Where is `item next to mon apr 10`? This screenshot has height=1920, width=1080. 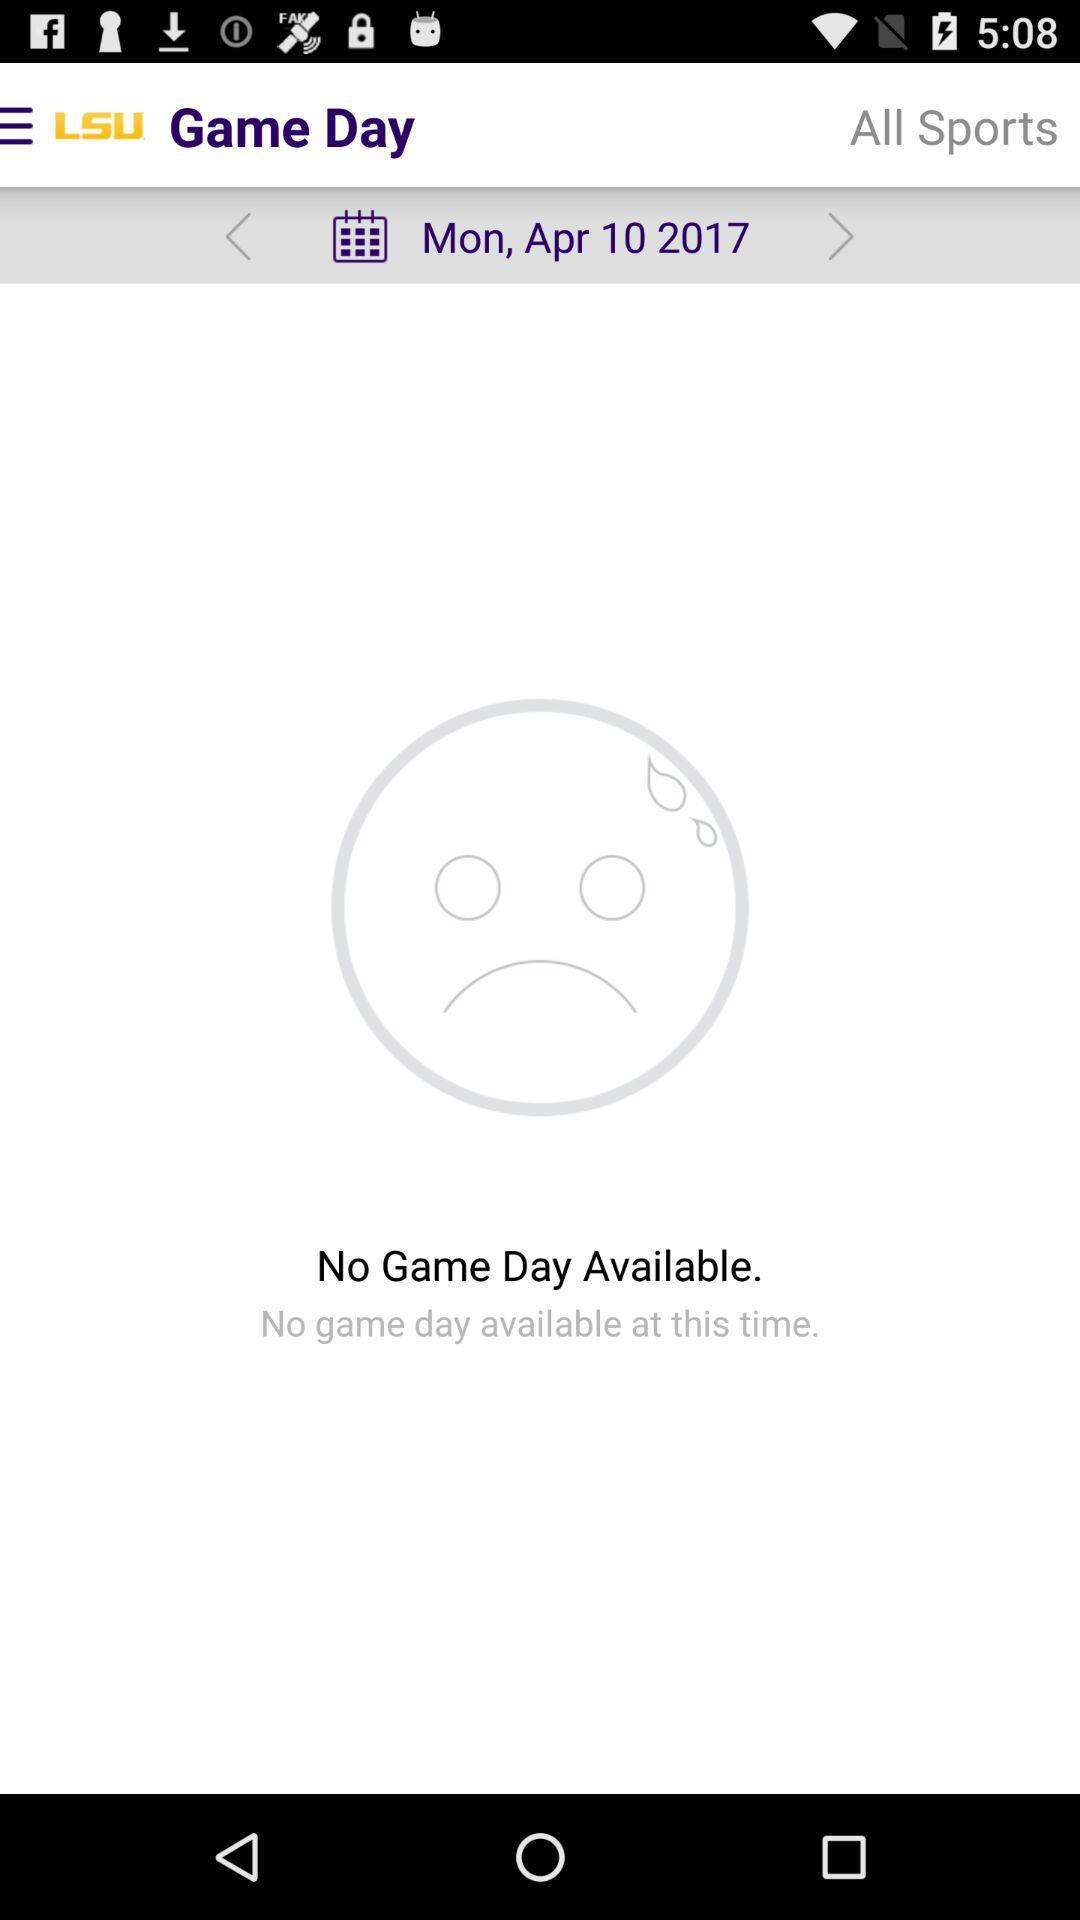
item next to mon apr 10 is located at coordinates (841, 236).